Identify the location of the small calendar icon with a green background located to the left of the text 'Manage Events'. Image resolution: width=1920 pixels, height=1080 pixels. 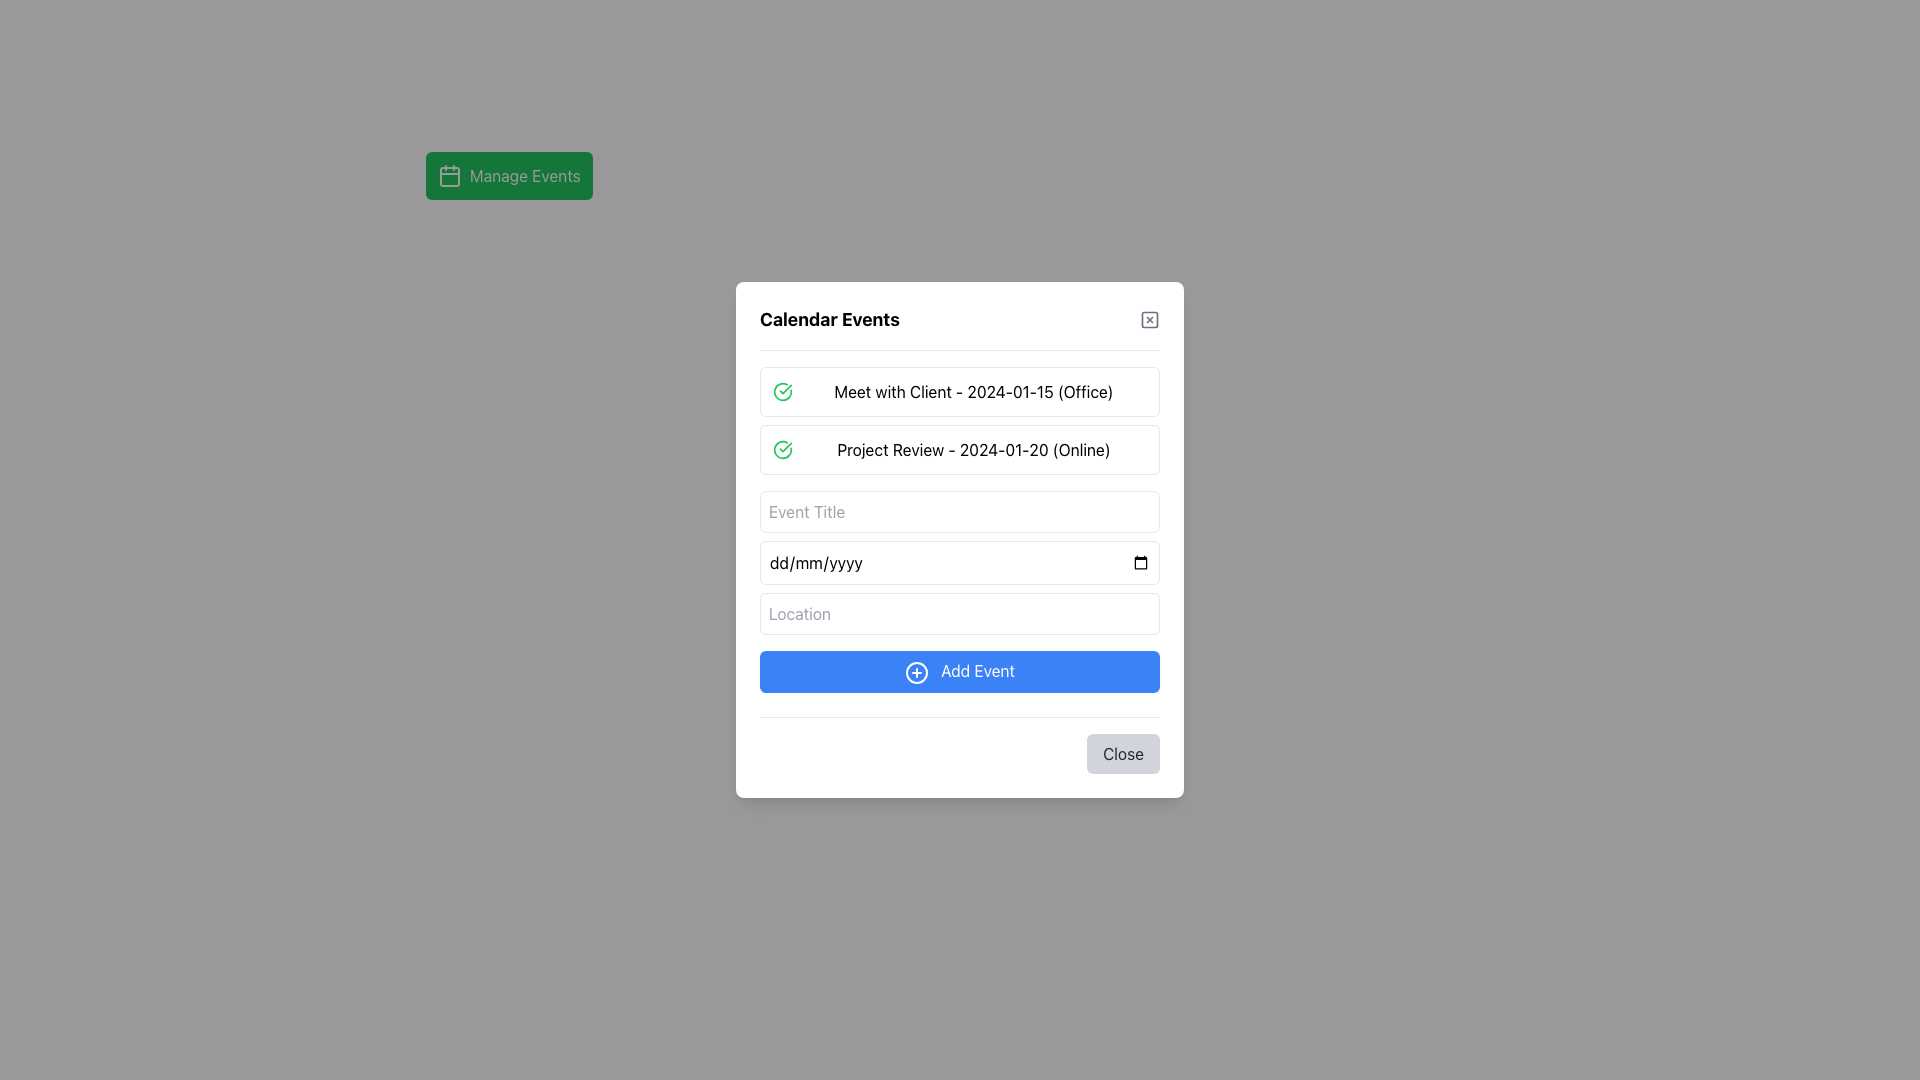
(449, 175).